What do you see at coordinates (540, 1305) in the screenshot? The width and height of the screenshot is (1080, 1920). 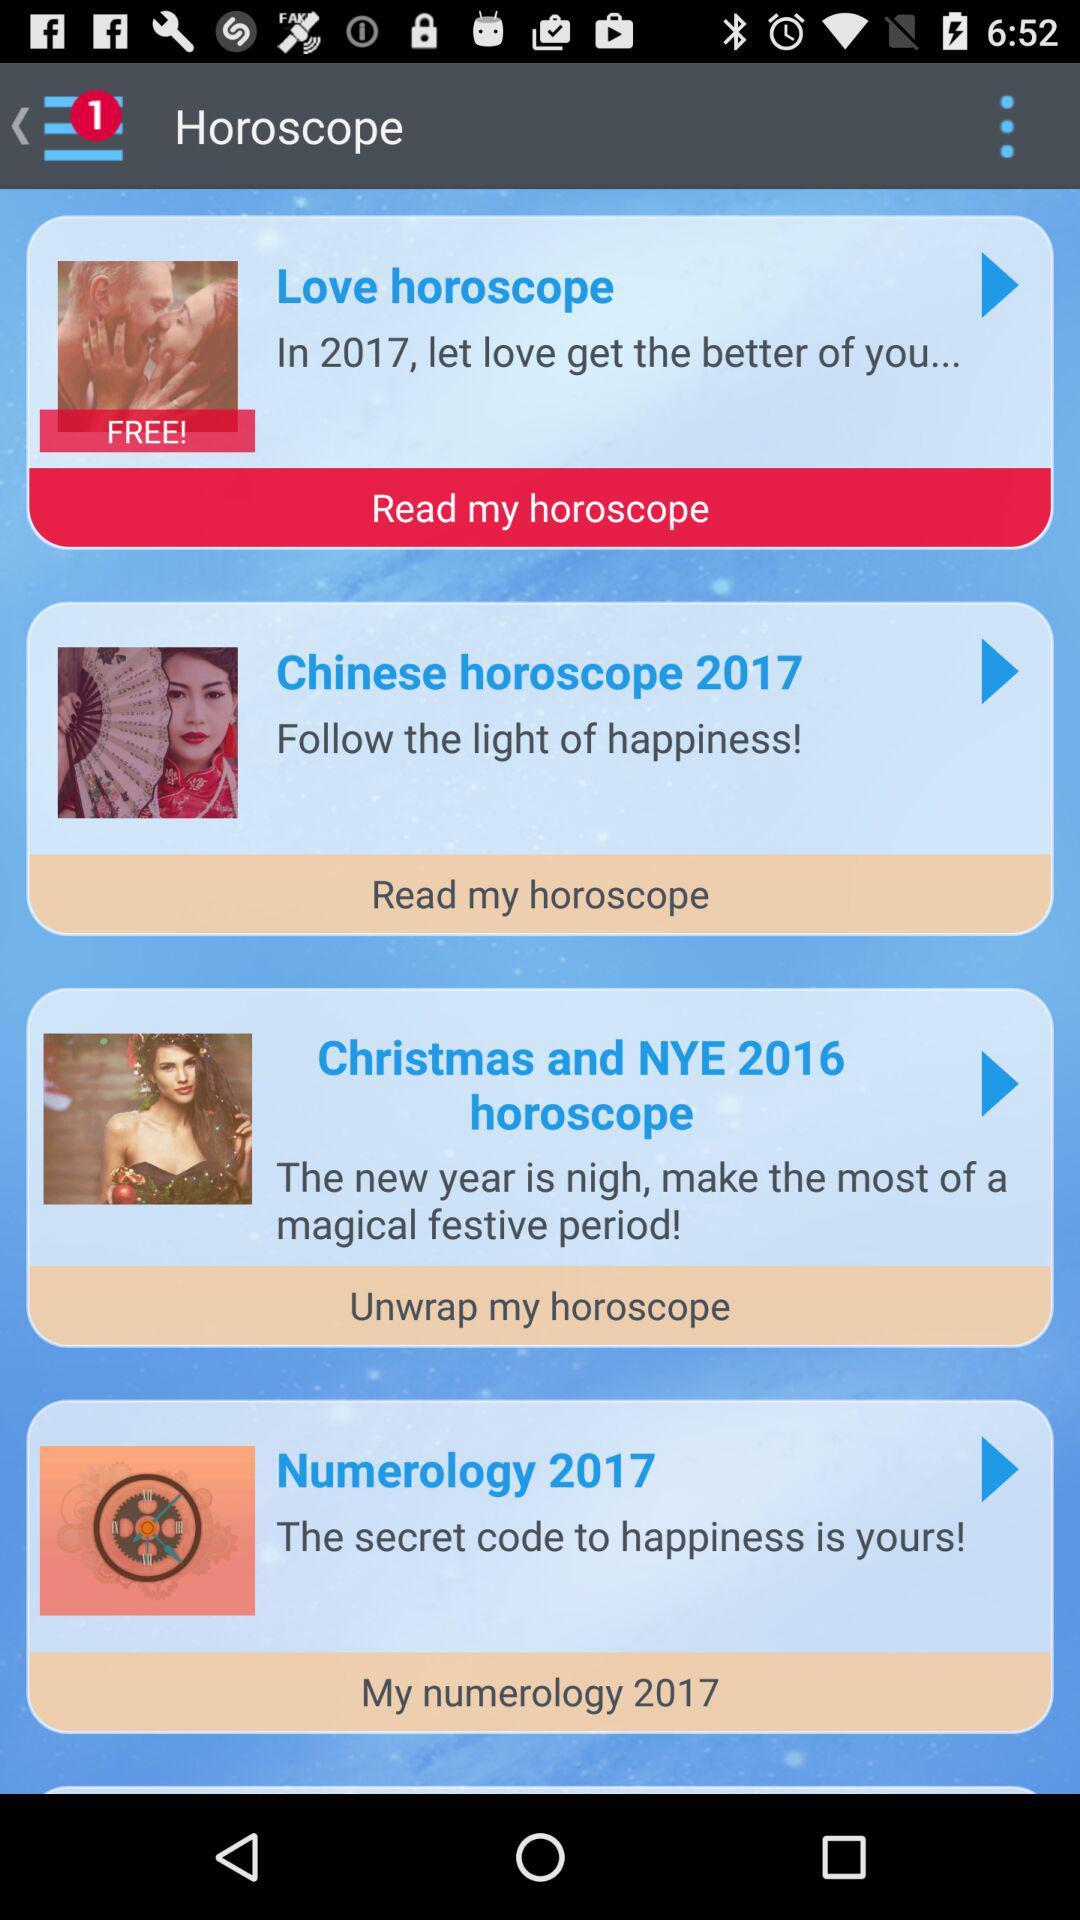 I see `the icon below the the new year icon` at bounding box center [540, 1305].